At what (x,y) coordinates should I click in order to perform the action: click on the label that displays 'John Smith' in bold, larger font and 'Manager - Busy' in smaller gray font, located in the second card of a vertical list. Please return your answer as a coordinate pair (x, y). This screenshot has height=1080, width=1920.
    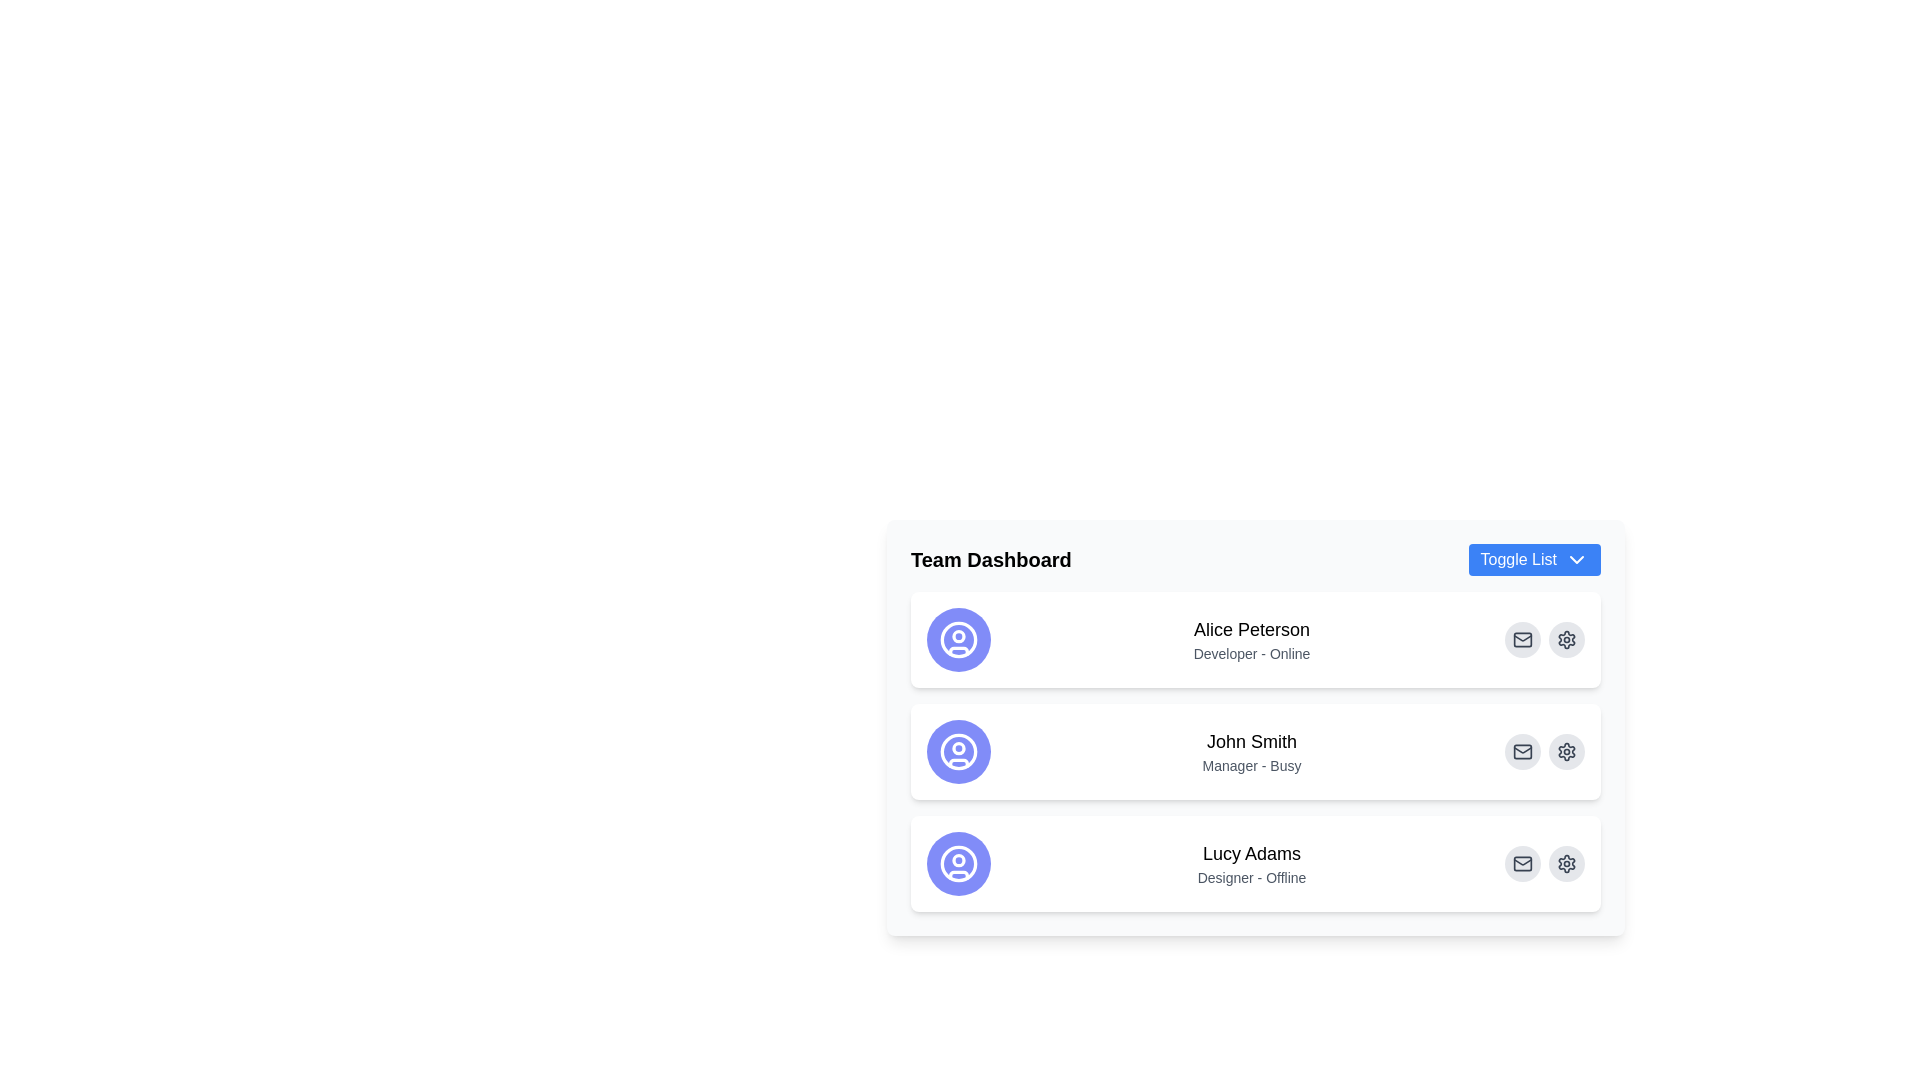
    Looking at the image, I should click on (1251, 752).